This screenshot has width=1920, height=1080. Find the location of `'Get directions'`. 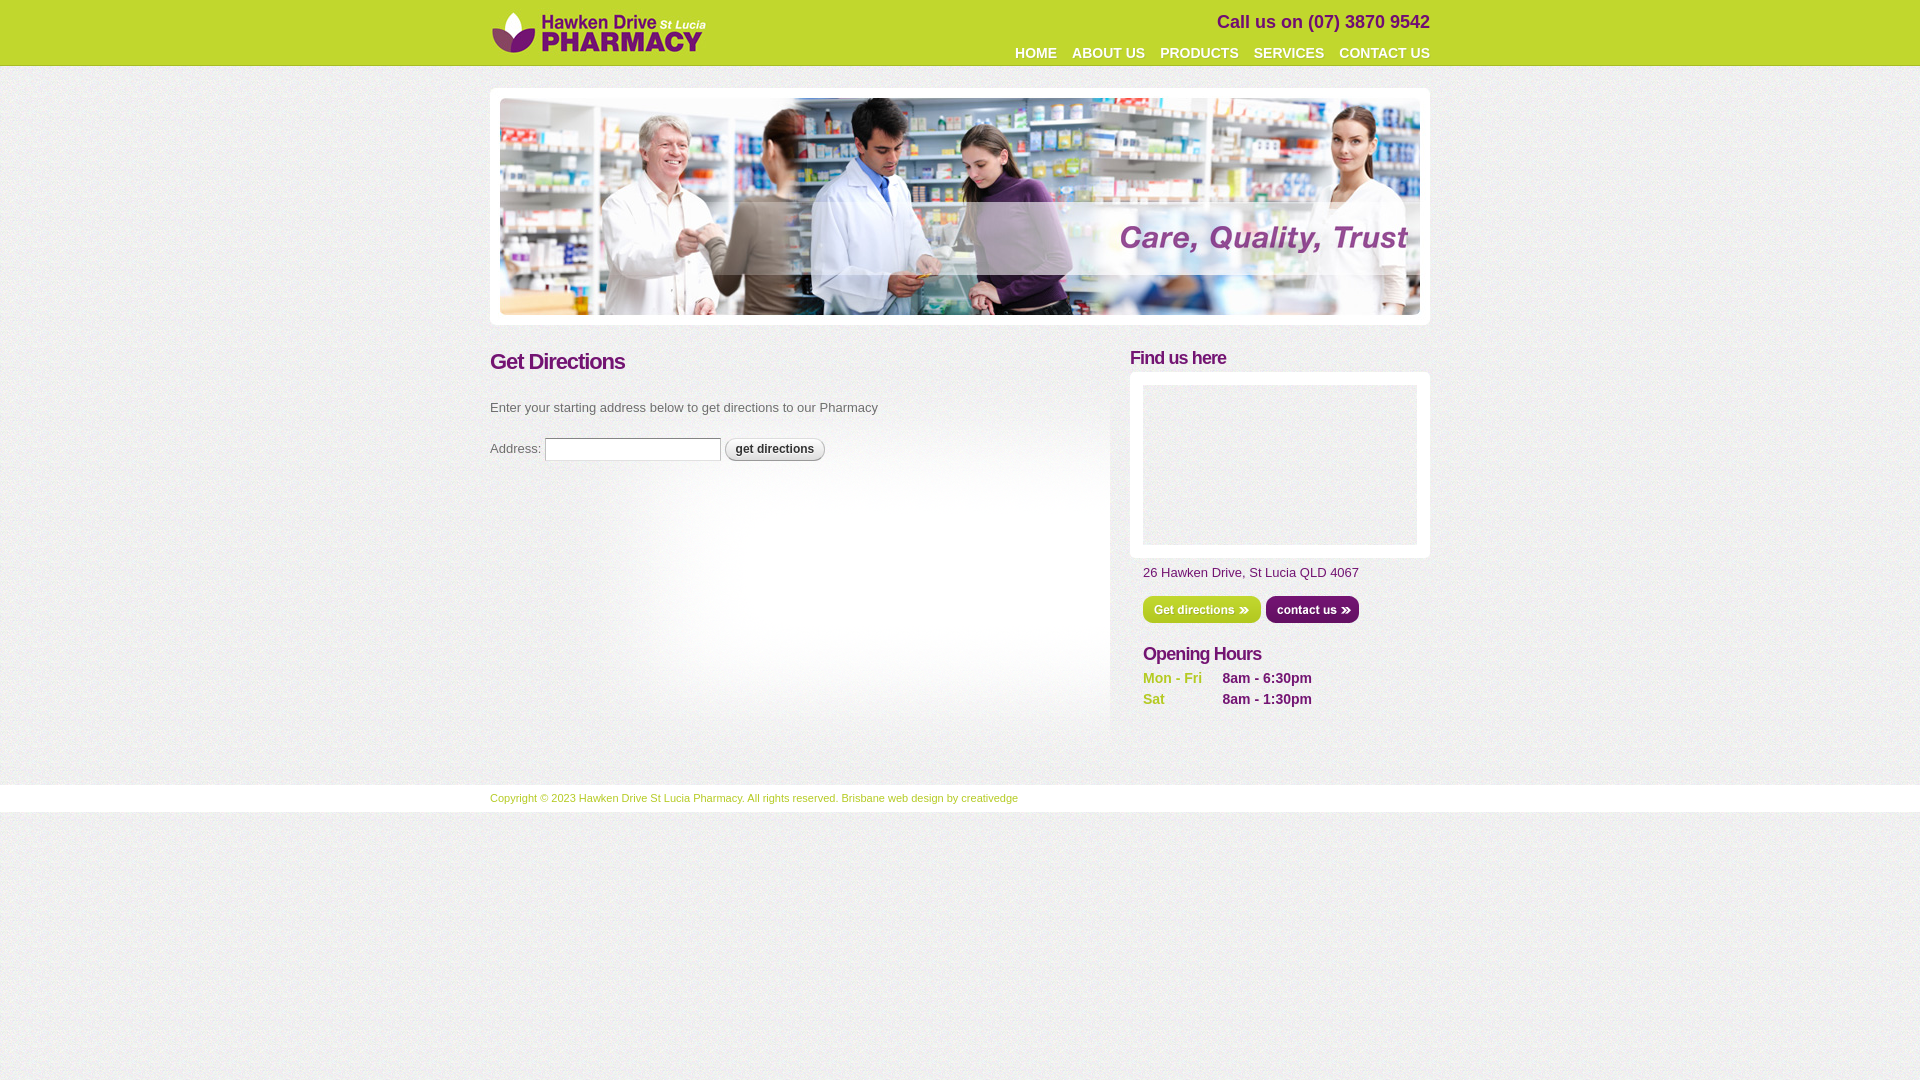

'Get directions' is located at coordinates (1142, 608).